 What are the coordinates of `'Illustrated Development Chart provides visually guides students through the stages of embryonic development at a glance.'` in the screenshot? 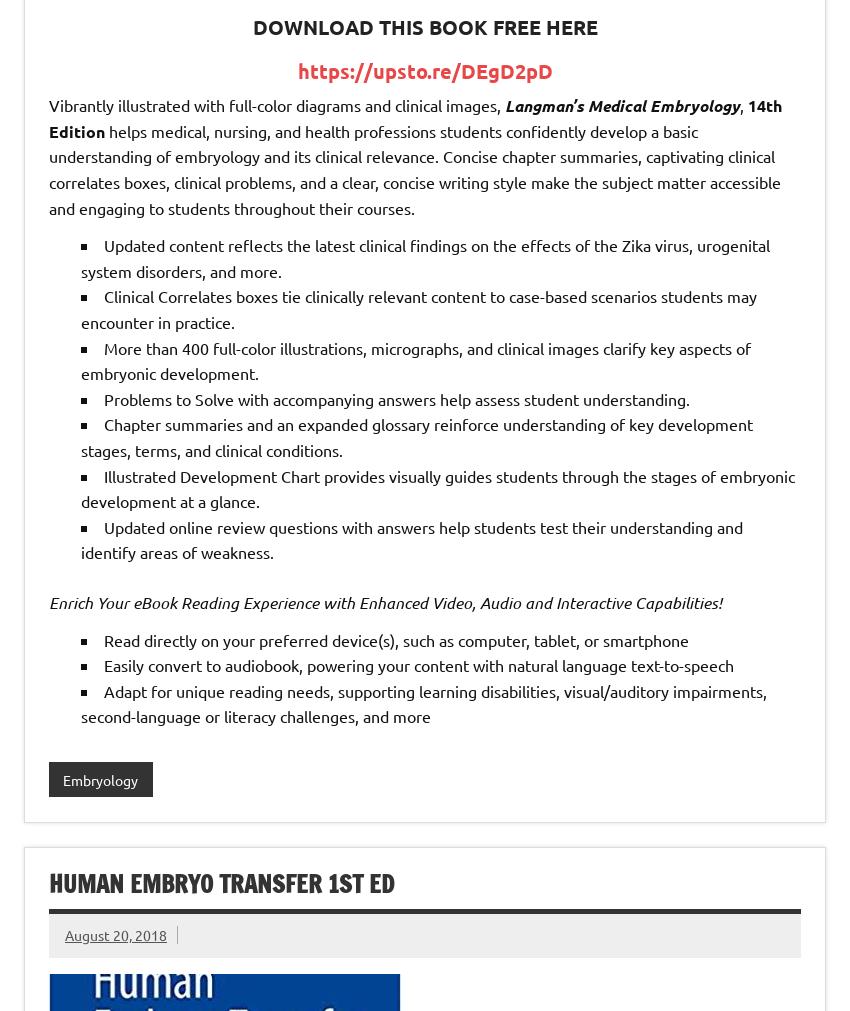 It's located at (81, 487).